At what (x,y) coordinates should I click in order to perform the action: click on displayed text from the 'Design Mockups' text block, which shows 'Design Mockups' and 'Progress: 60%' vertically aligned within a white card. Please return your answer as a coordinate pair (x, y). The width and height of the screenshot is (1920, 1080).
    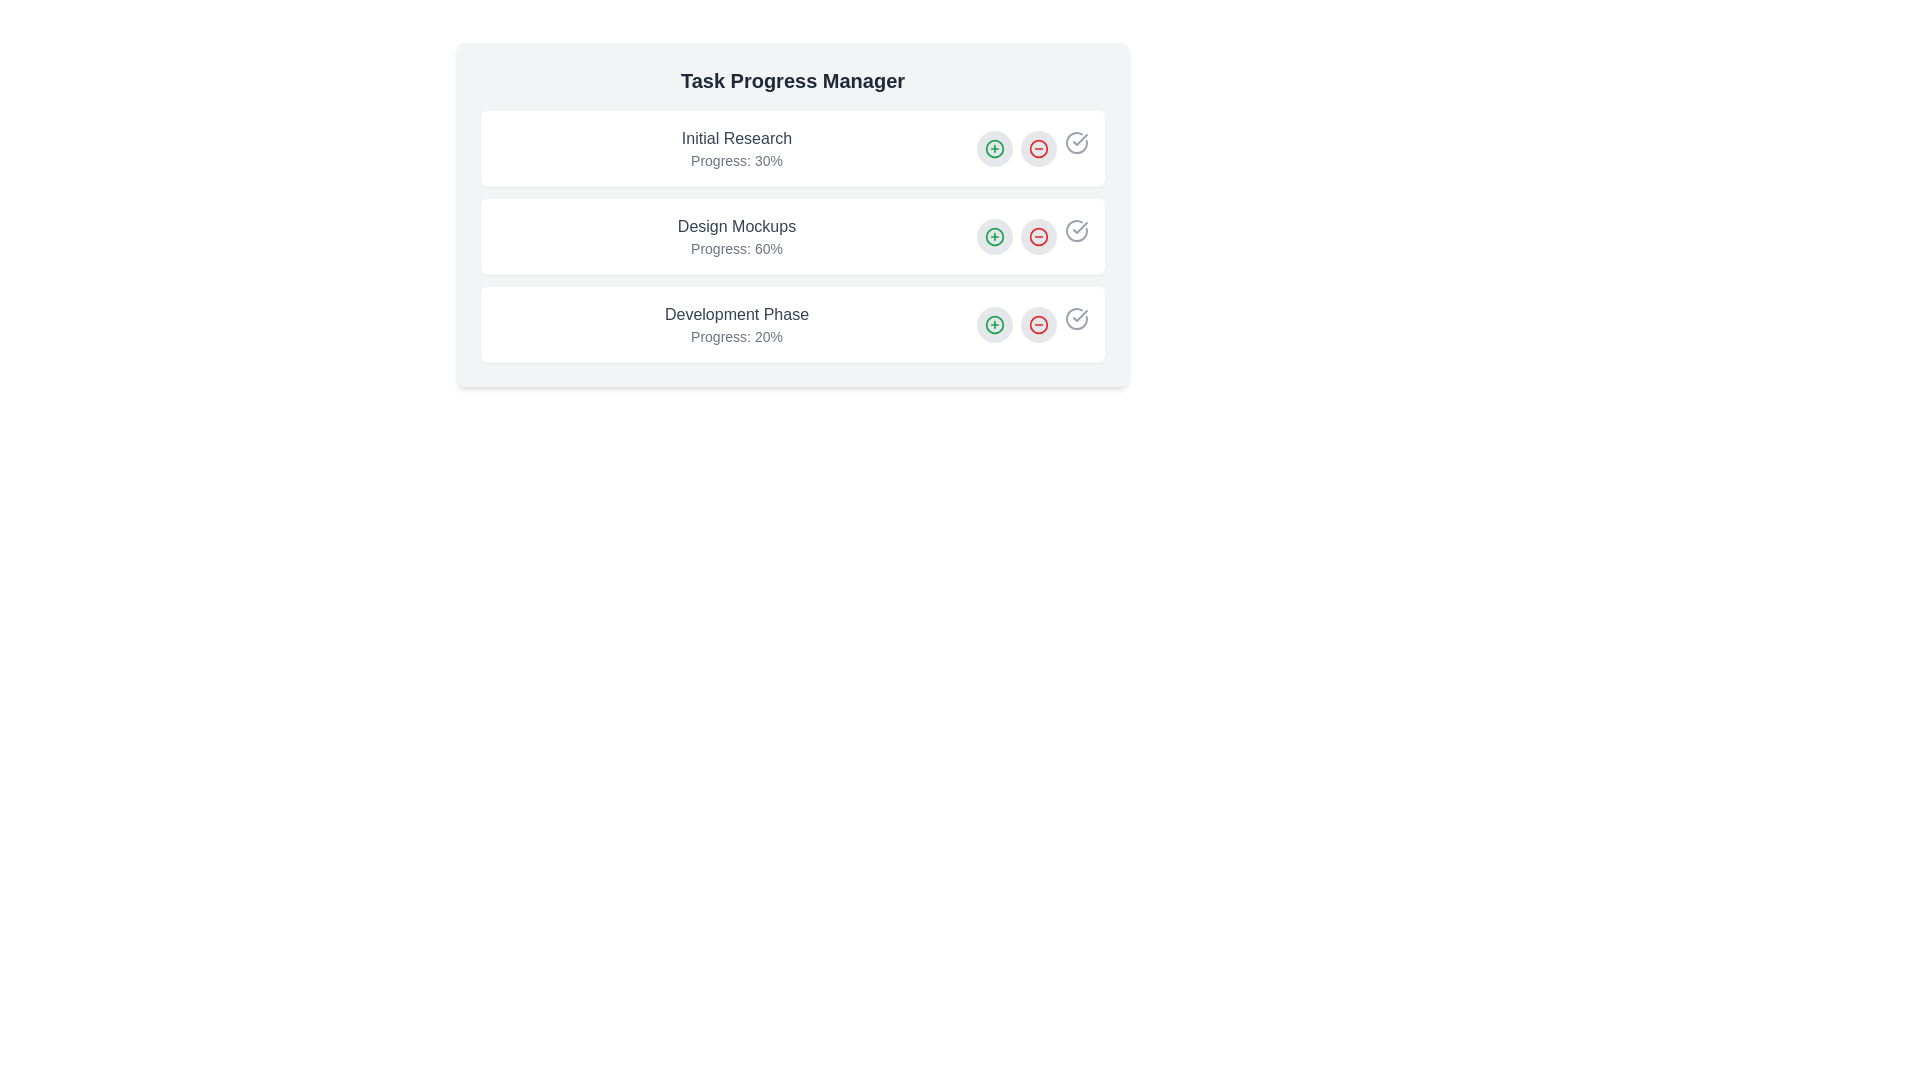
    Looking at the image, I should click on (736, 235).